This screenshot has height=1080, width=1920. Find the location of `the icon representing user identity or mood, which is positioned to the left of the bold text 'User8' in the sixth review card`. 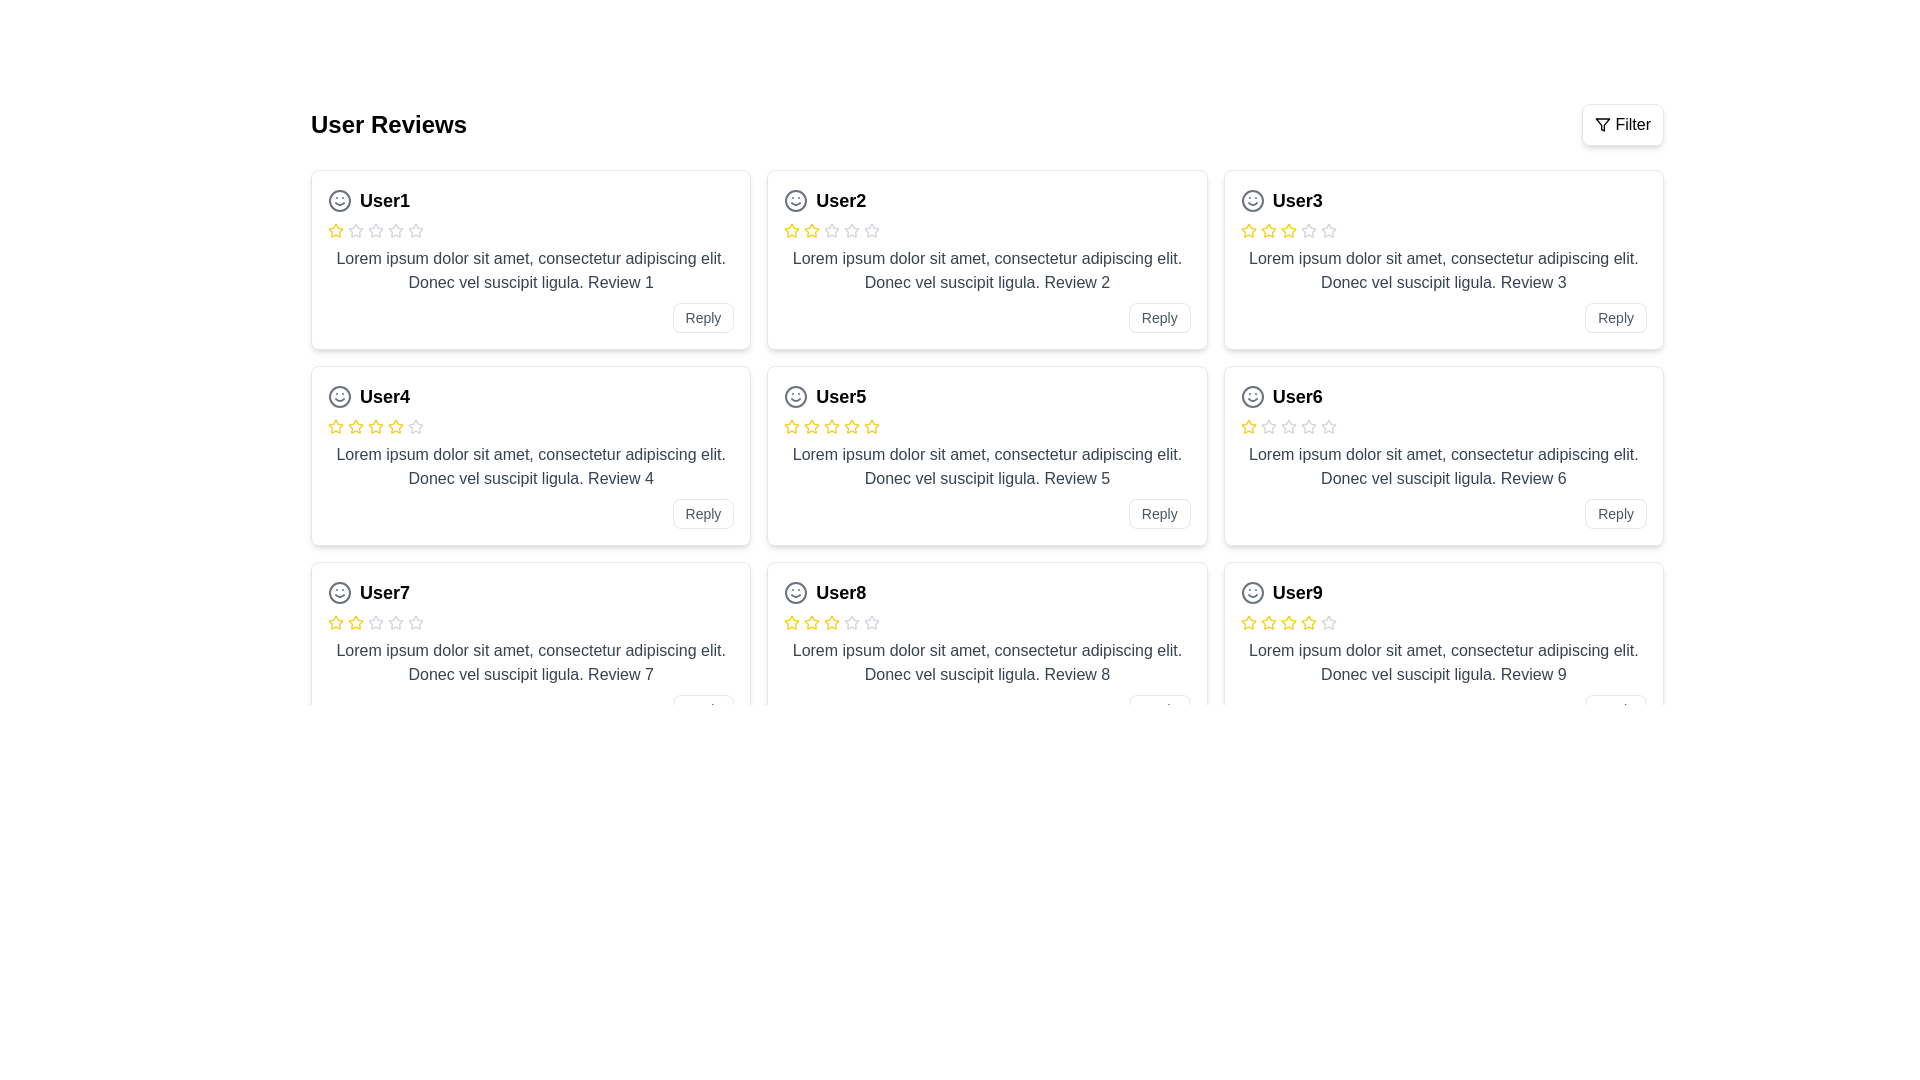

the icon representing user identity or mood, which is positioned to the left of the bold text 'User8' in the sixth review card is located at coordinates (795, 592).